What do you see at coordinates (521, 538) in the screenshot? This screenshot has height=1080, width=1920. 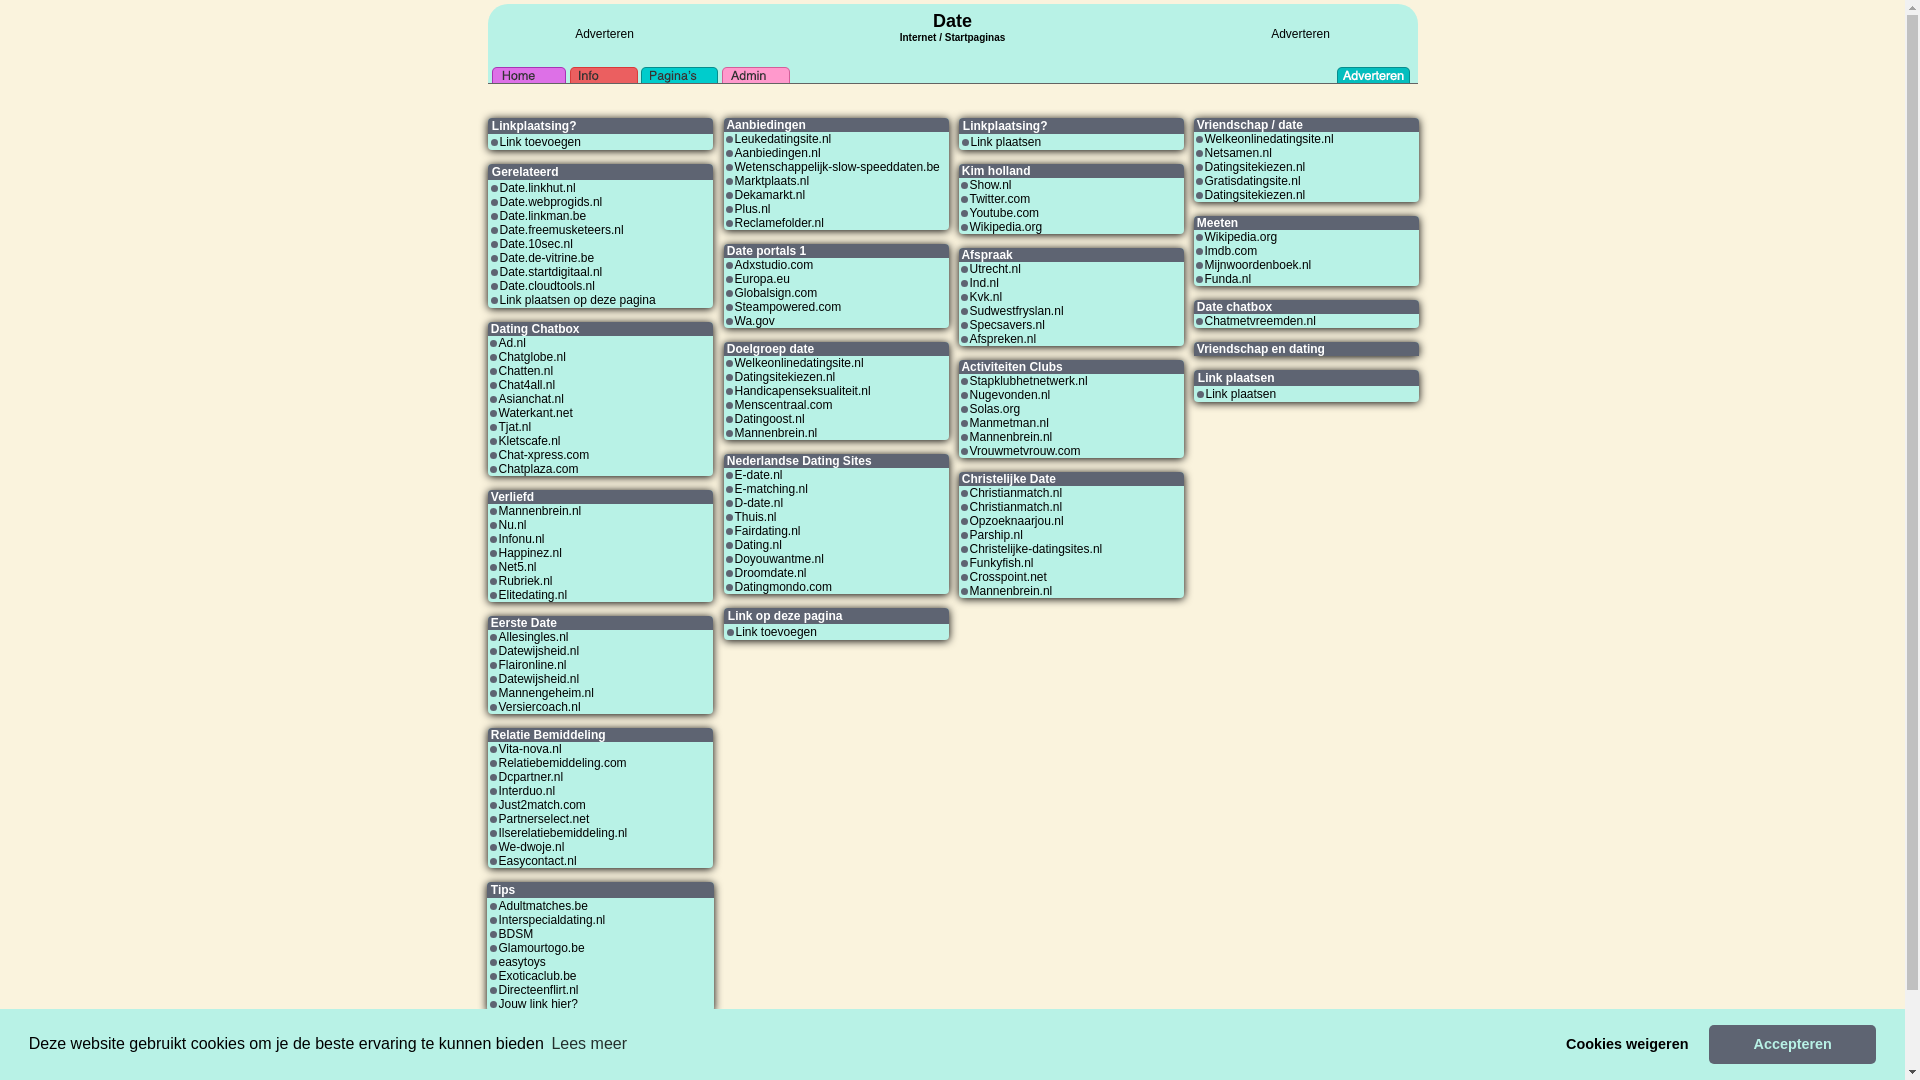 I see `'Infonu.nl'` at bounding box center [521, 538].